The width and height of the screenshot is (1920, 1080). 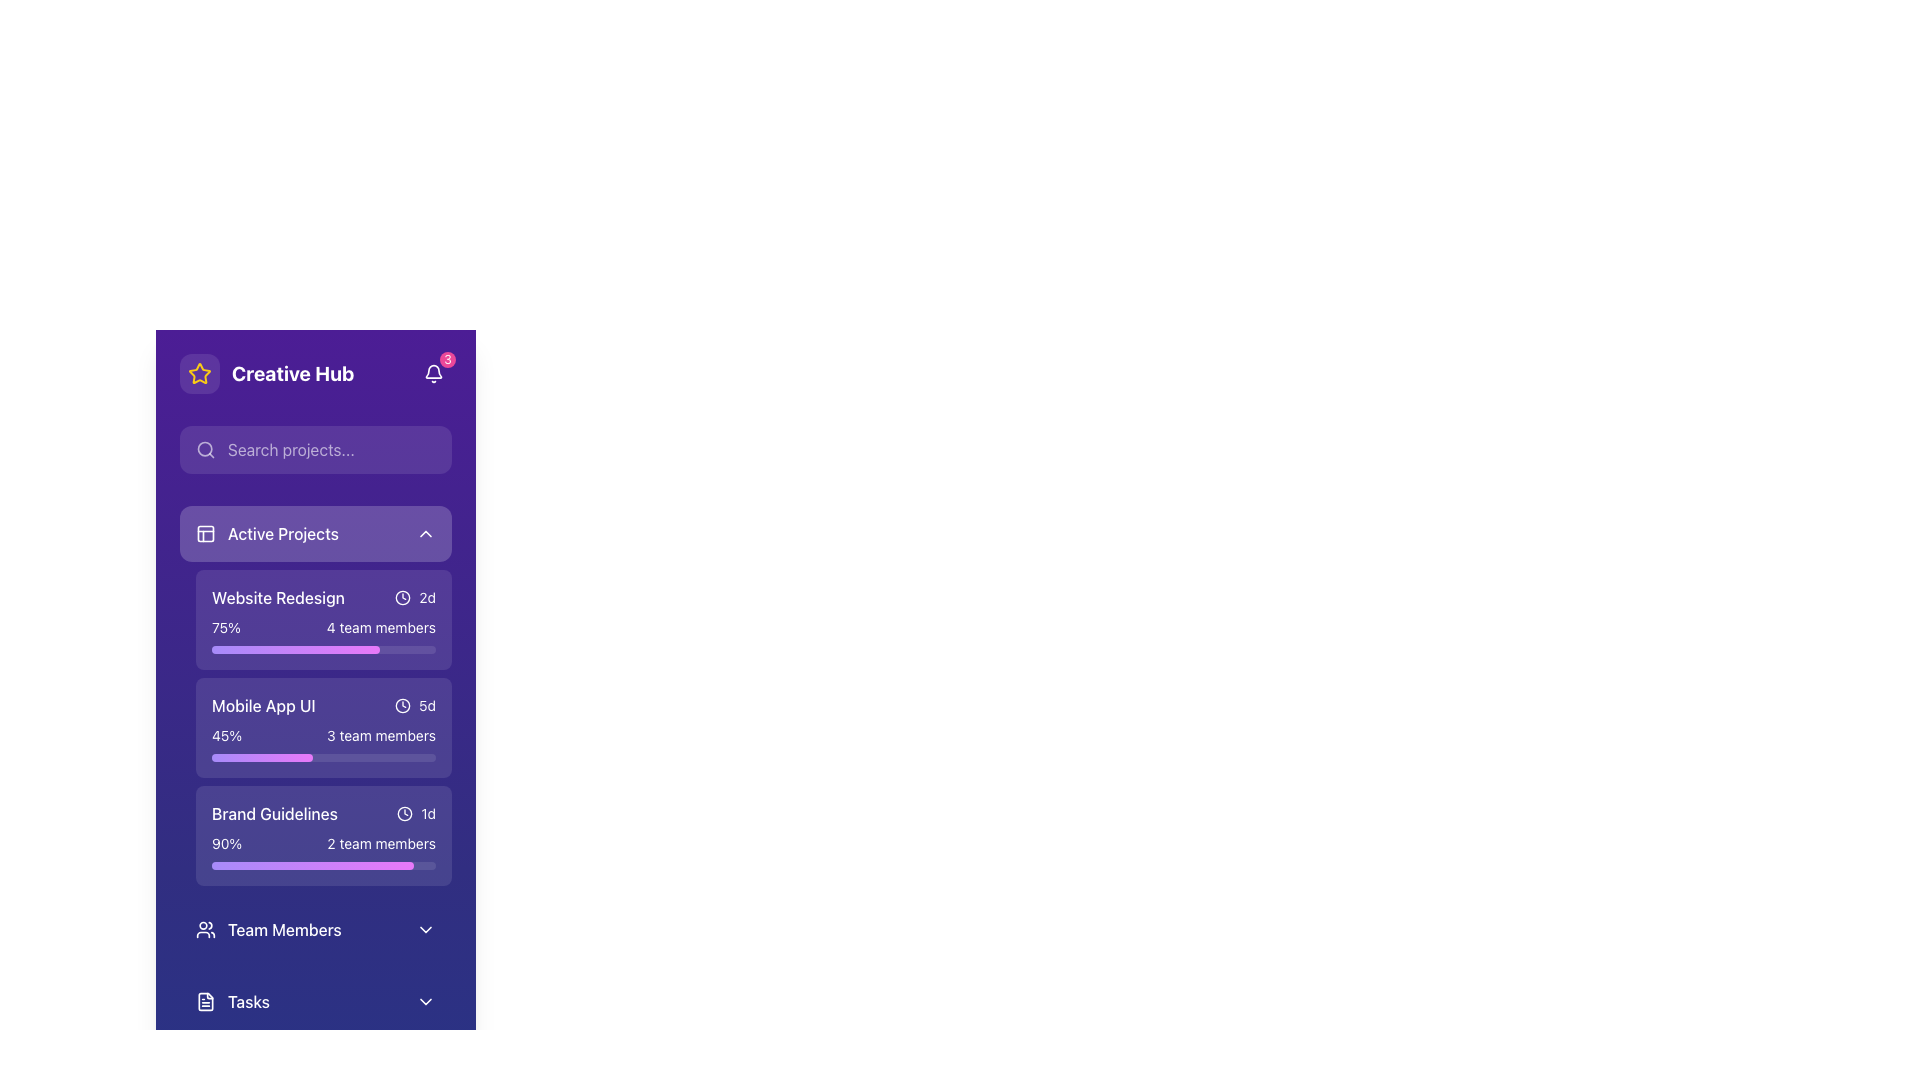 What do you see at coordinates (324, 728) in the screenshot?
I see `the second Project Information Card in the 'Active Projects' section` at bounding box center [324, 728].